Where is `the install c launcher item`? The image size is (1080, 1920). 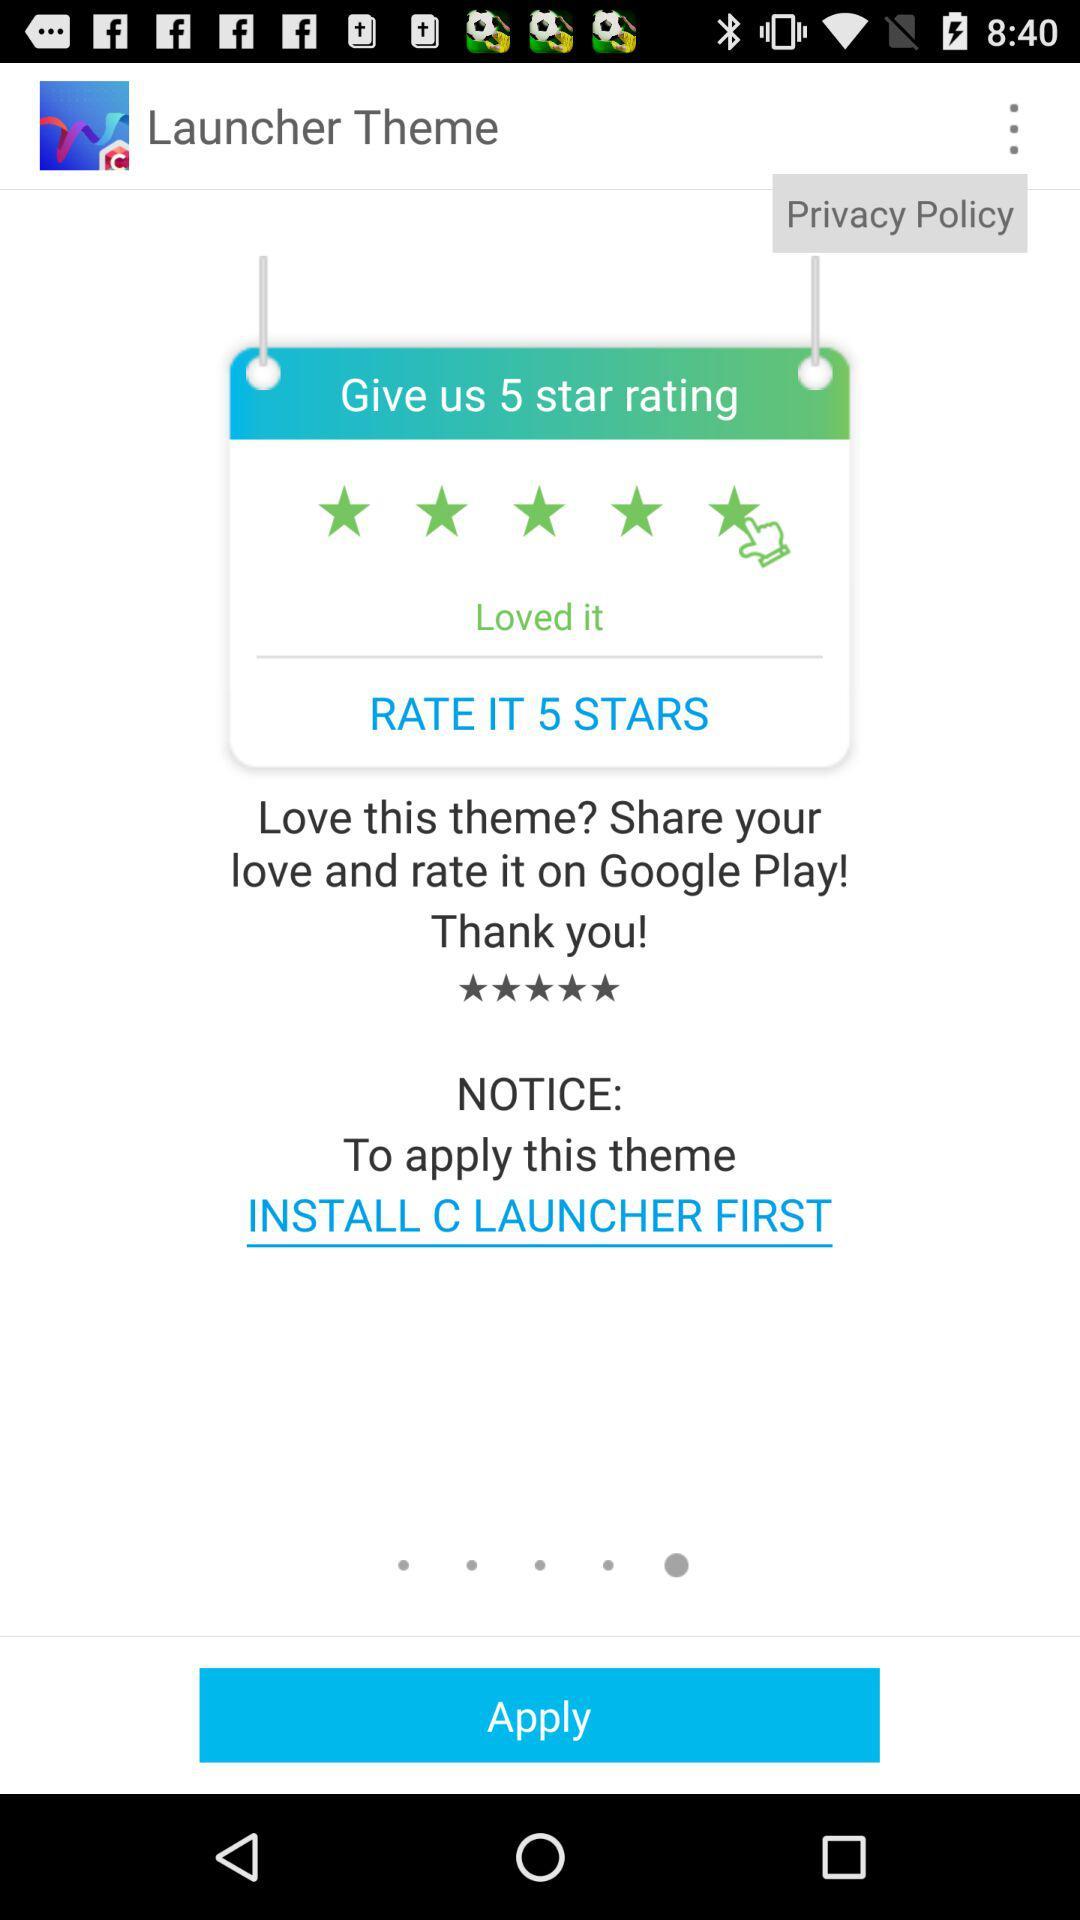 the install c launcher item is located at coordinates (538, 1212).